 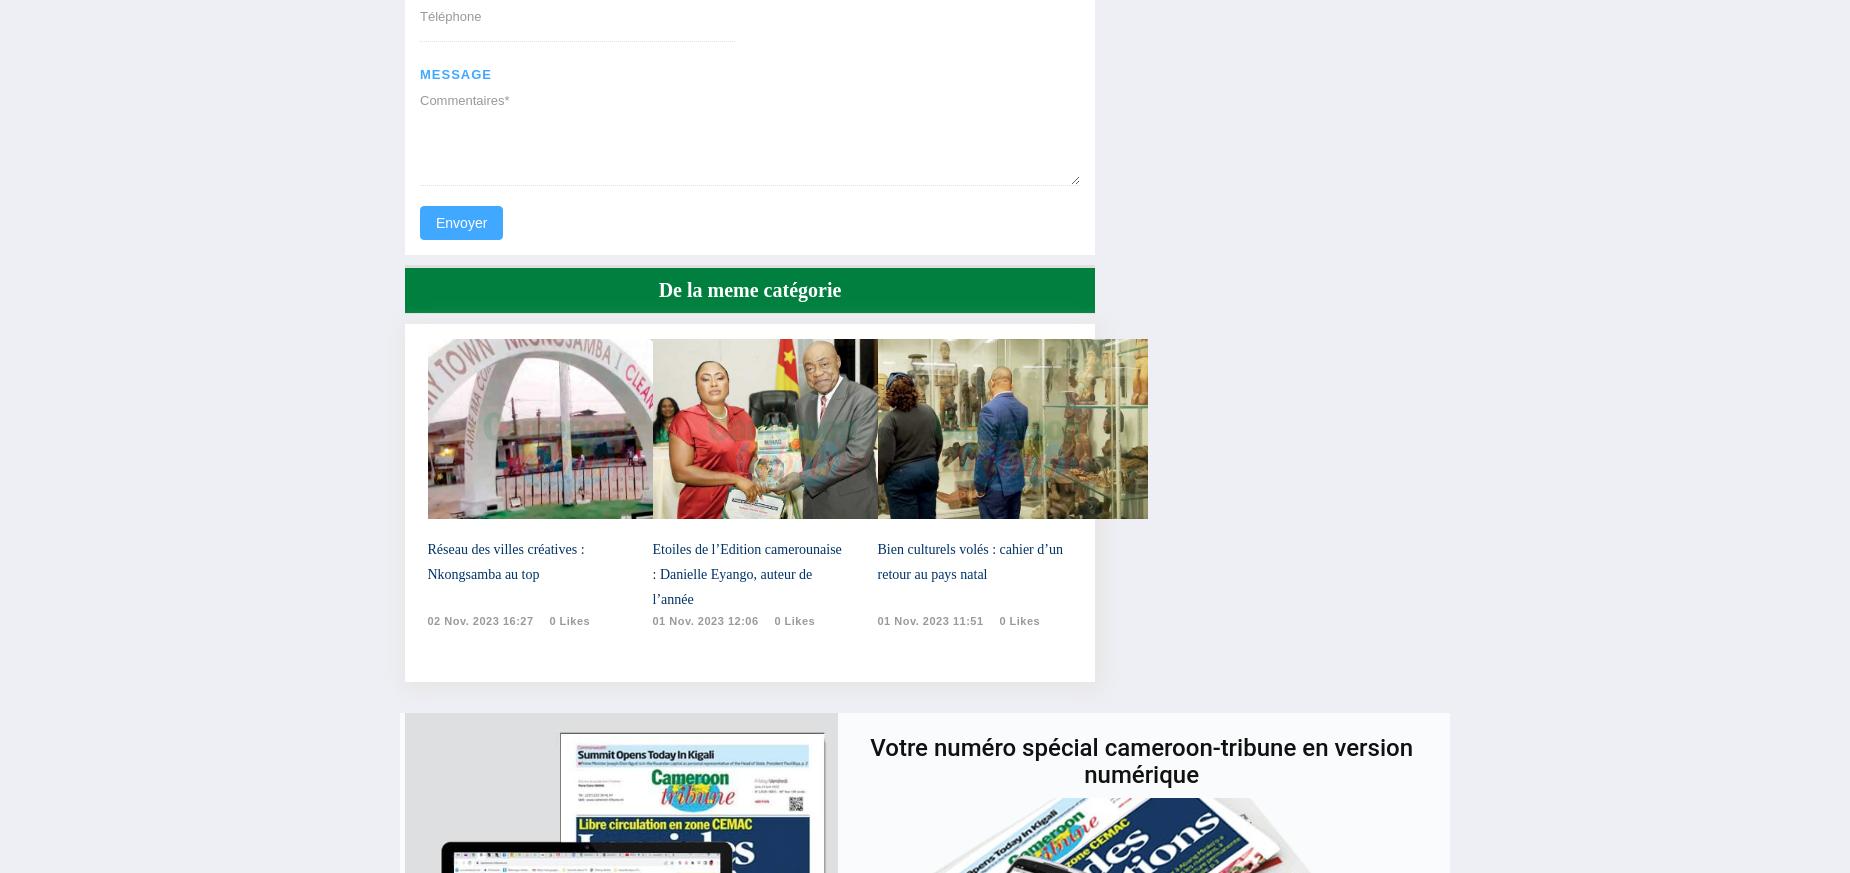 What do you see at coordinates (455, 73) in the screenshot?
I see `'message'` at bounding box center [455, 73].